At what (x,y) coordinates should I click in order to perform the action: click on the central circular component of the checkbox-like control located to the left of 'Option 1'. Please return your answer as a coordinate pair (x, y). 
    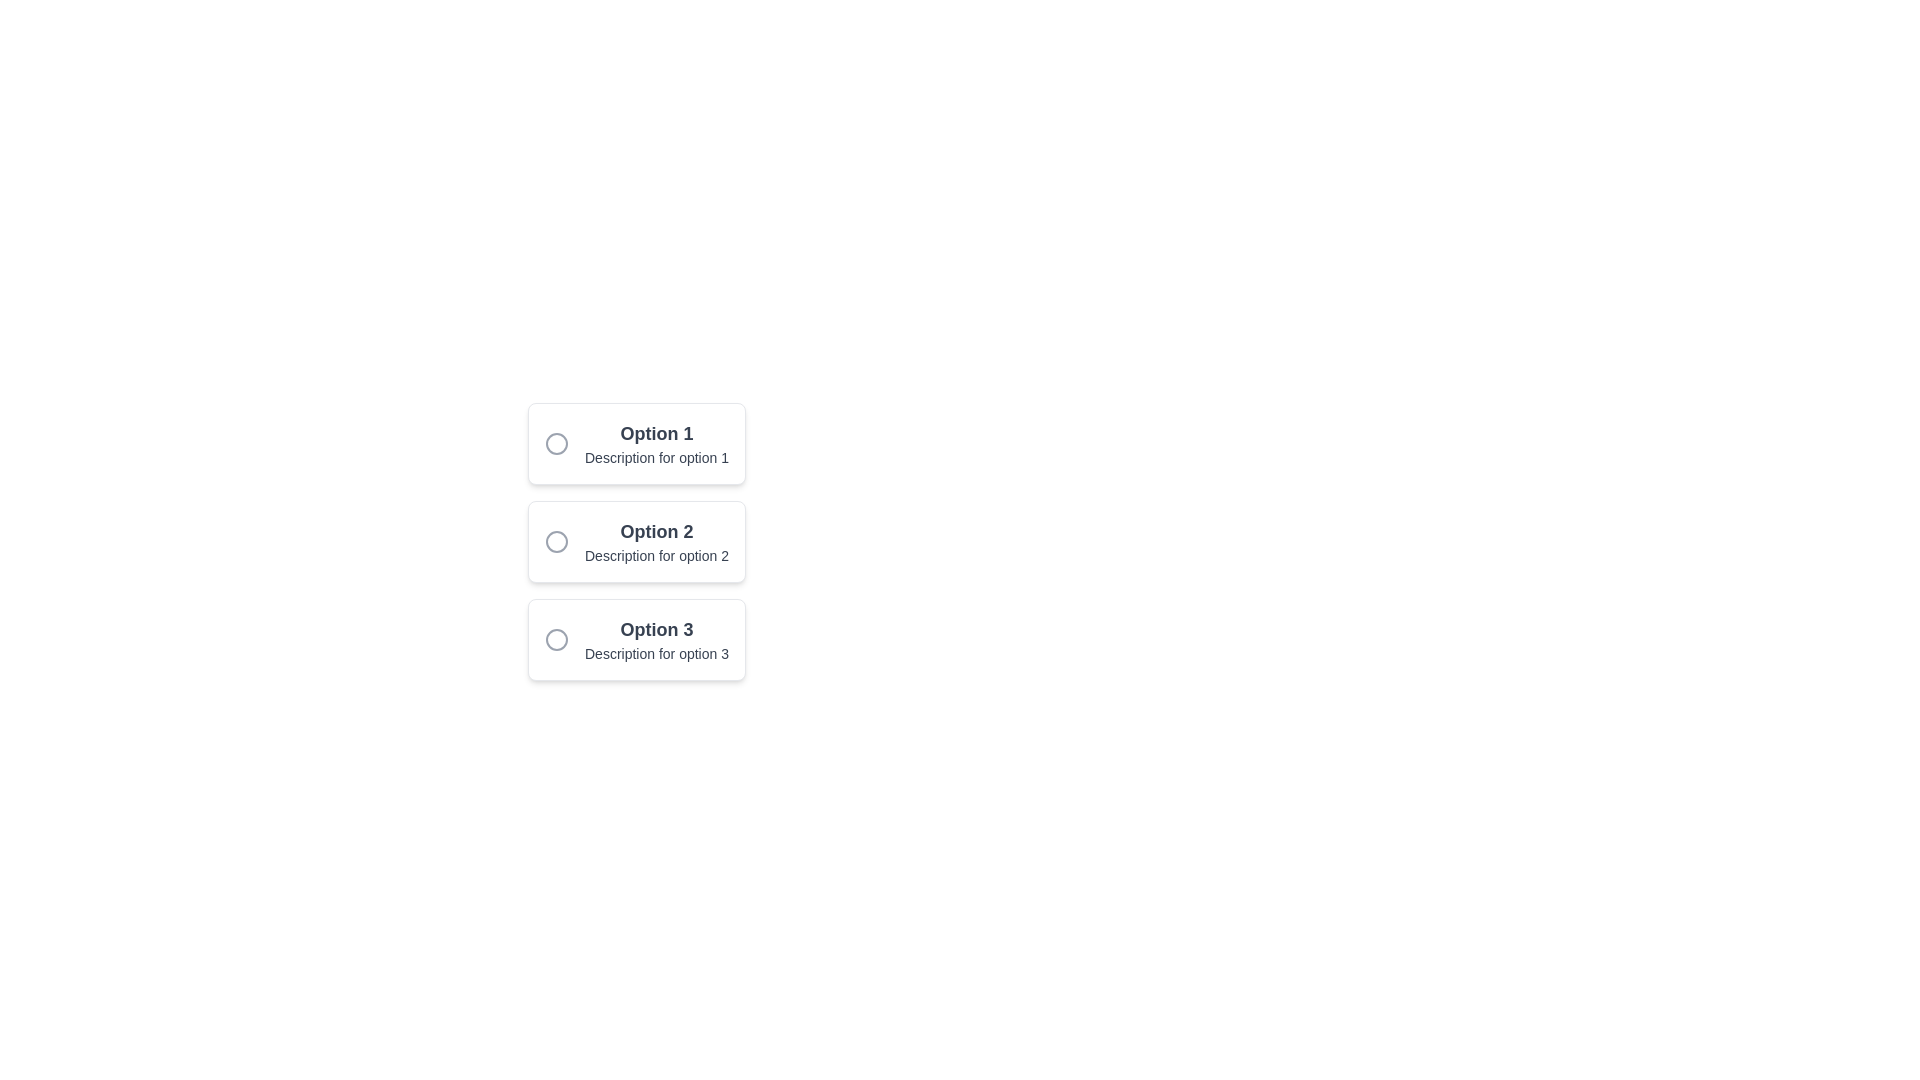
    Looking at the image, I should click on (556, 442).